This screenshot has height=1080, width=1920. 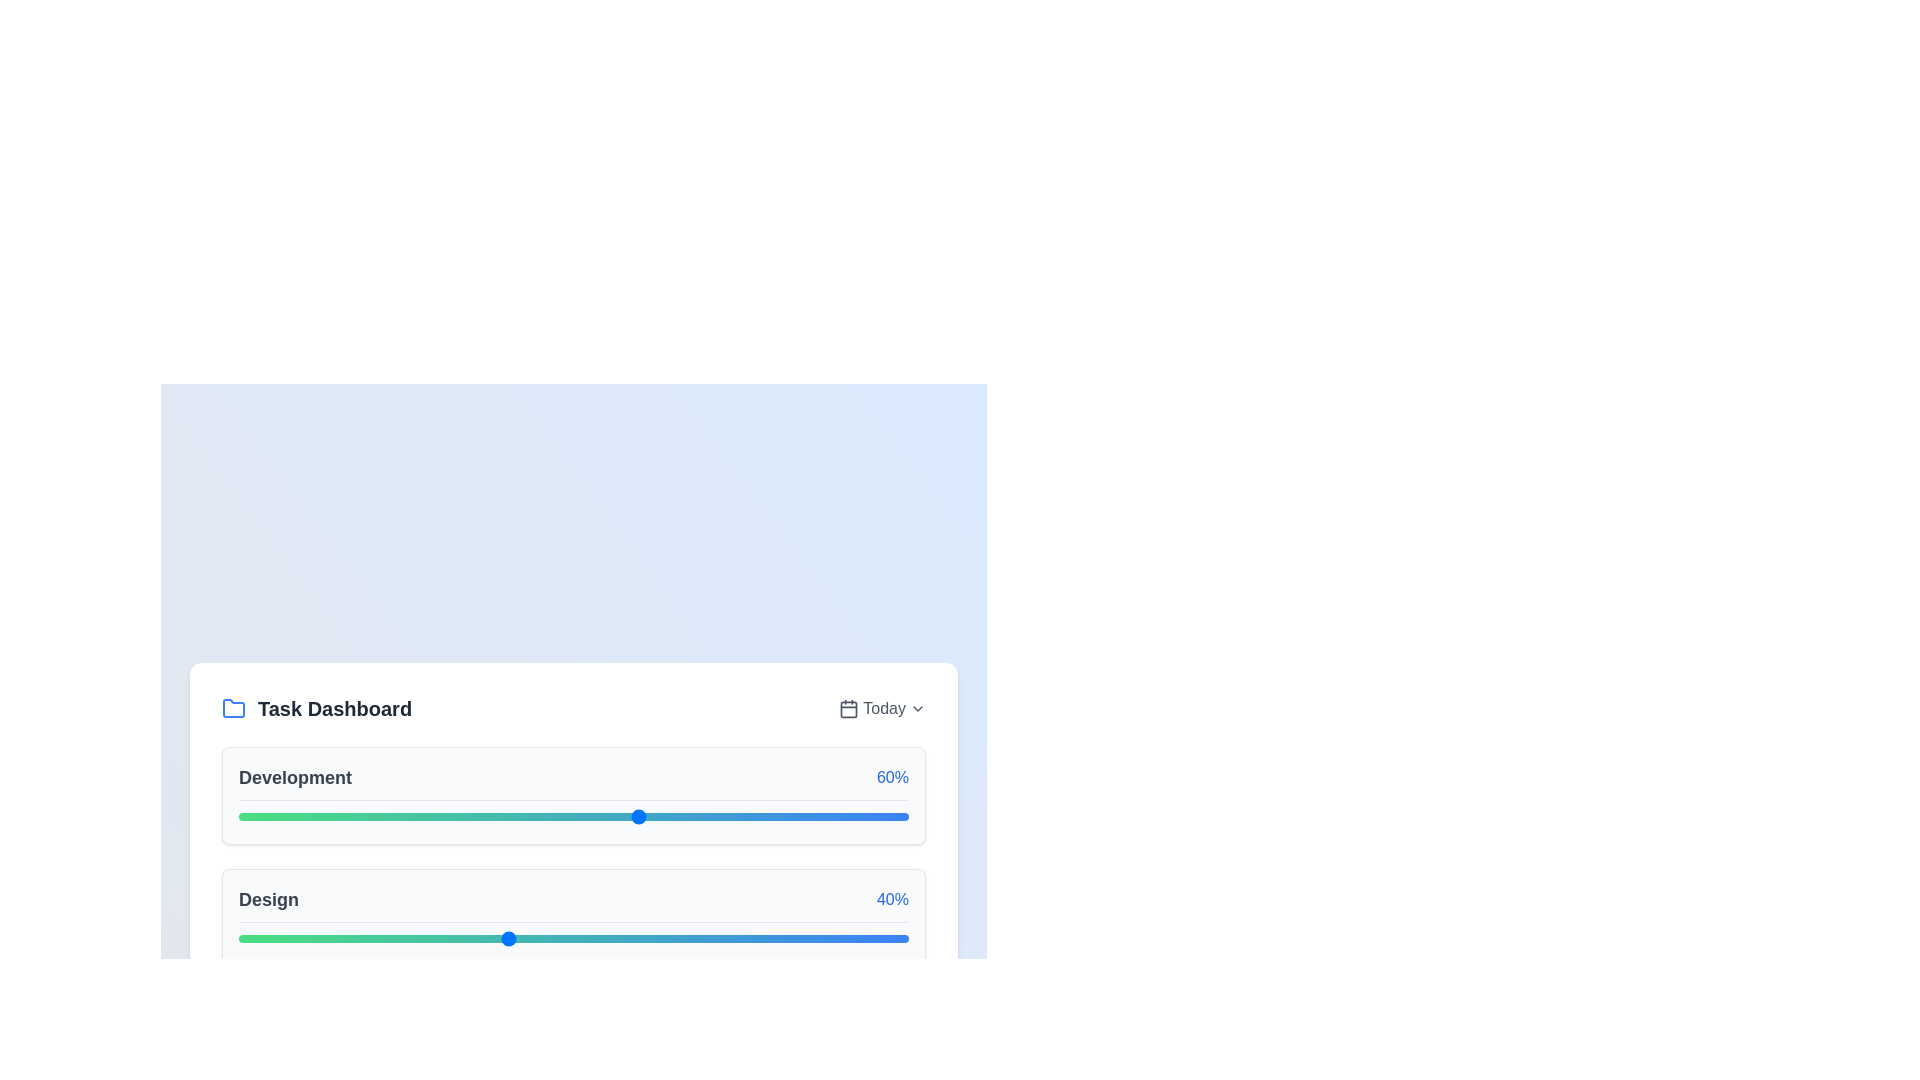 I want to click on the text label displaying '40%', so click(x=891, y=898).